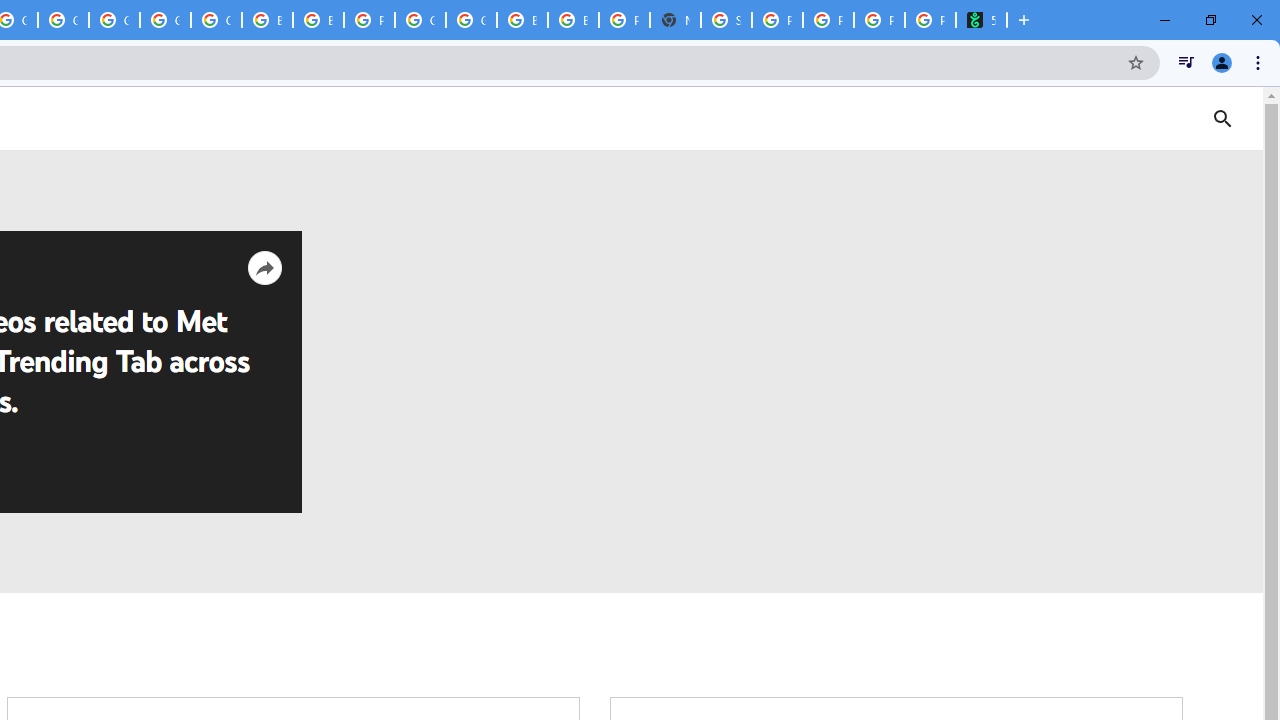 Image resolution: width=1280 pixels, height=720 pixels. I want to click on 'Toggle share toolbar open/closed', so click(263, 267).